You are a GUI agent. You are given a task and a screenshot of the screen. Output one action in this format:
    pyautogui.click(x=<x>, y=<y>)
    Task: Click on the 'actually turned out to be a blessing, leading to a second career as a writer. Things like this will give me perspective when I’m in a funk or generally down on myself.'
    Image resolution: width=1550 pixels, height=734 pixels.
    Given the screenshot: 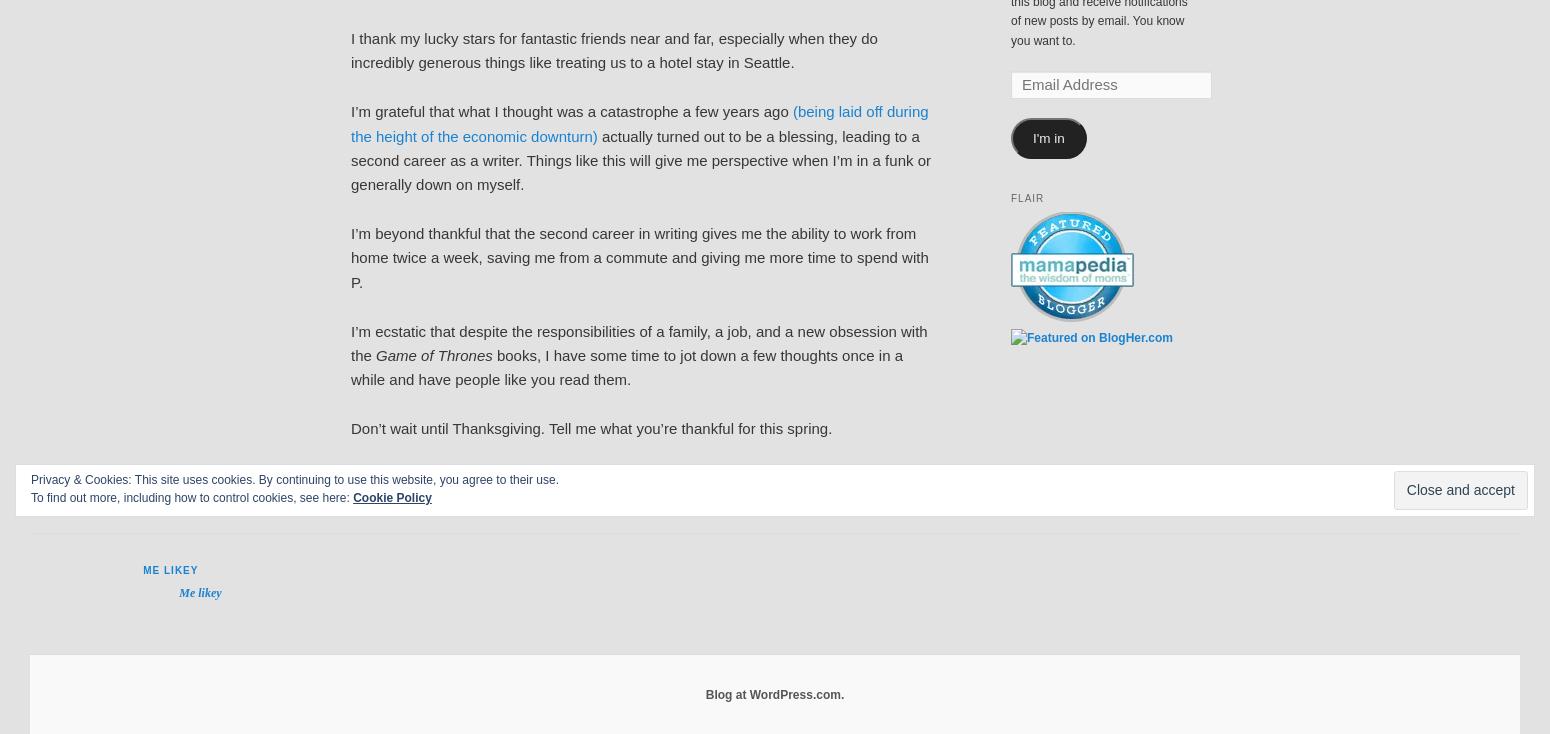 What is the action you would take?
    pyautogui.click(x=350, y=159)
    